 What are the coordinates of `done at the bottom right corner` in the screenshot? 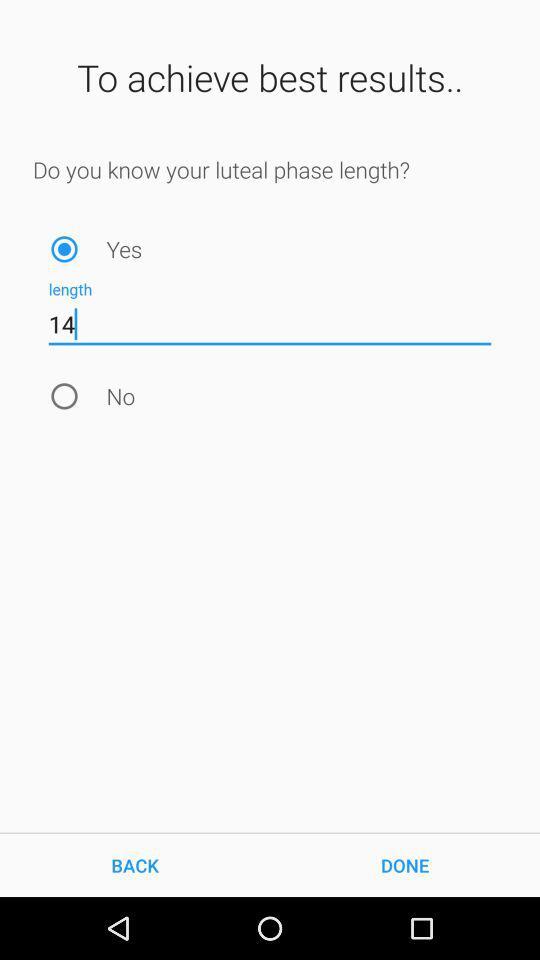 It's located at (405, 864).